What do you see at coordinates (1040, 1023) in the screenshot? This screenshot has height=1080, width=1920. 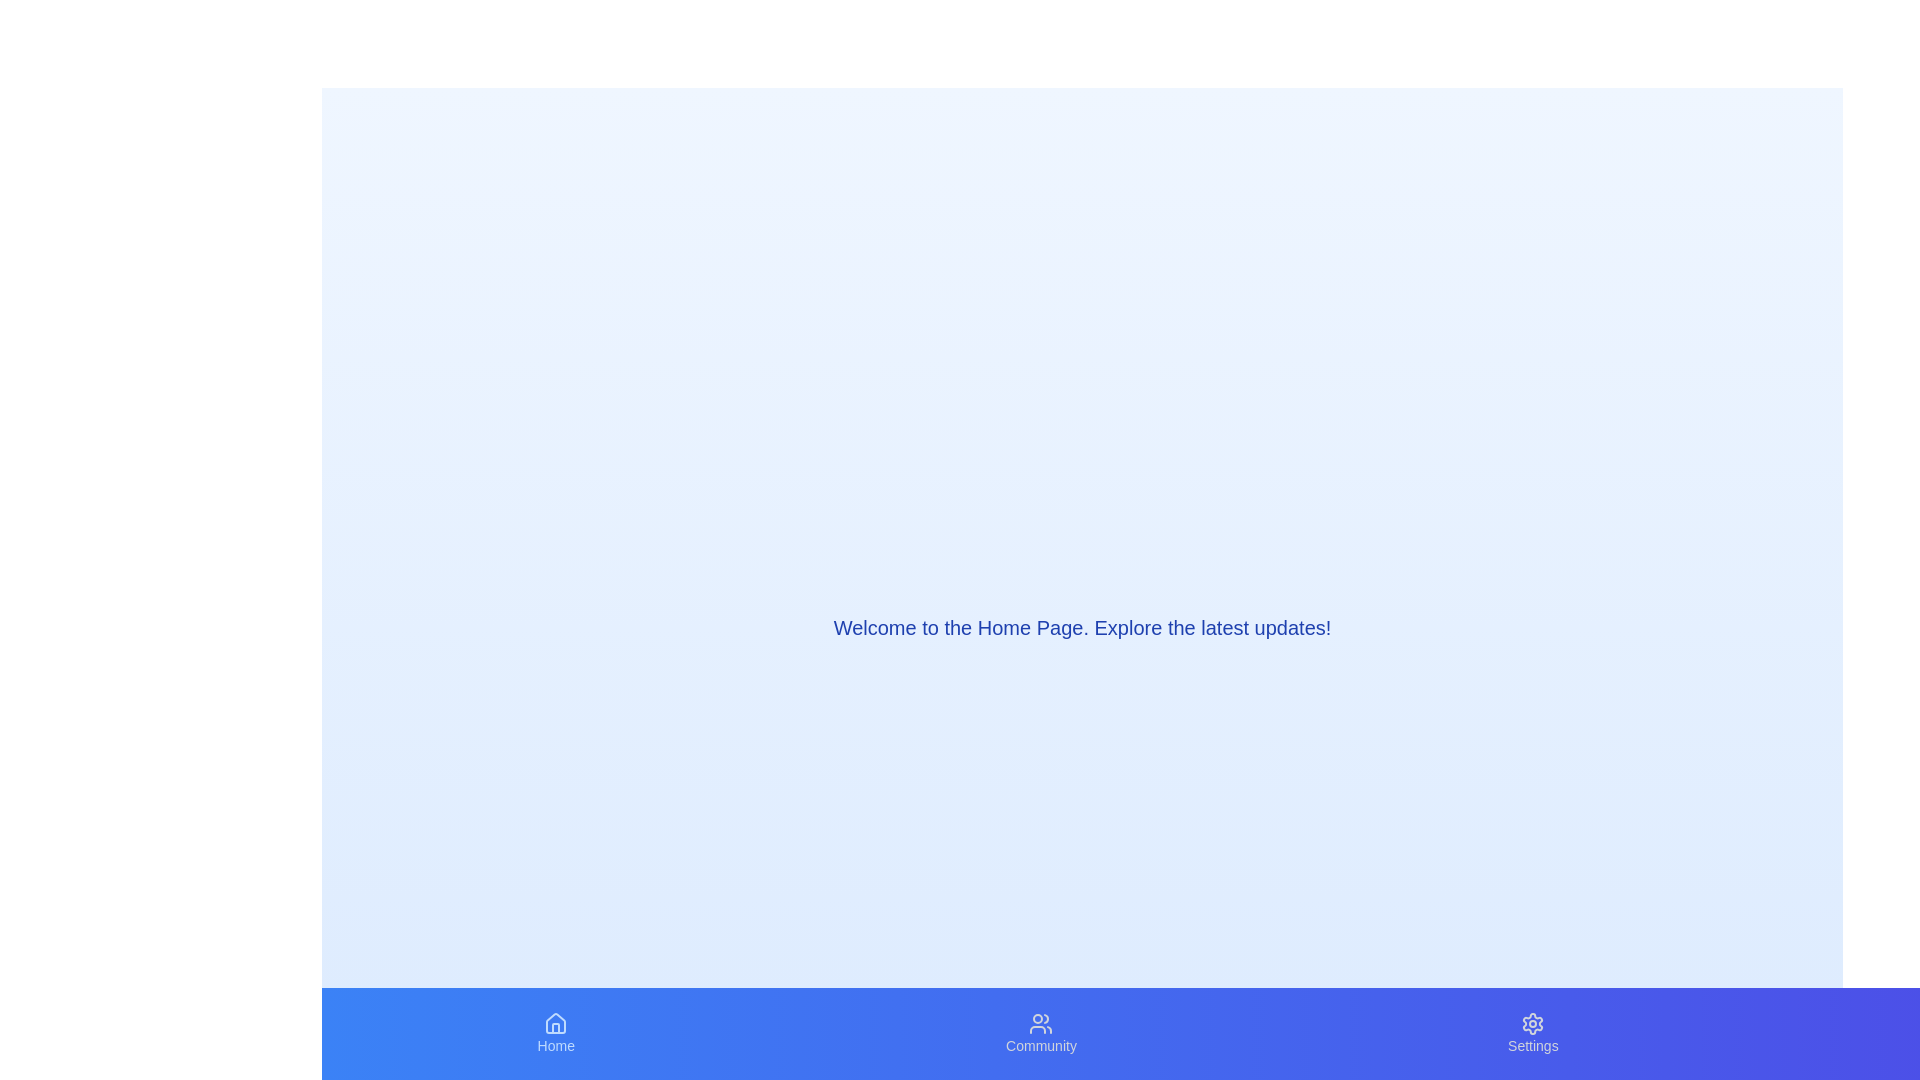 I see `the 'Community' icon in the bottom navigation bar` at bounding box center [1040, 1023].